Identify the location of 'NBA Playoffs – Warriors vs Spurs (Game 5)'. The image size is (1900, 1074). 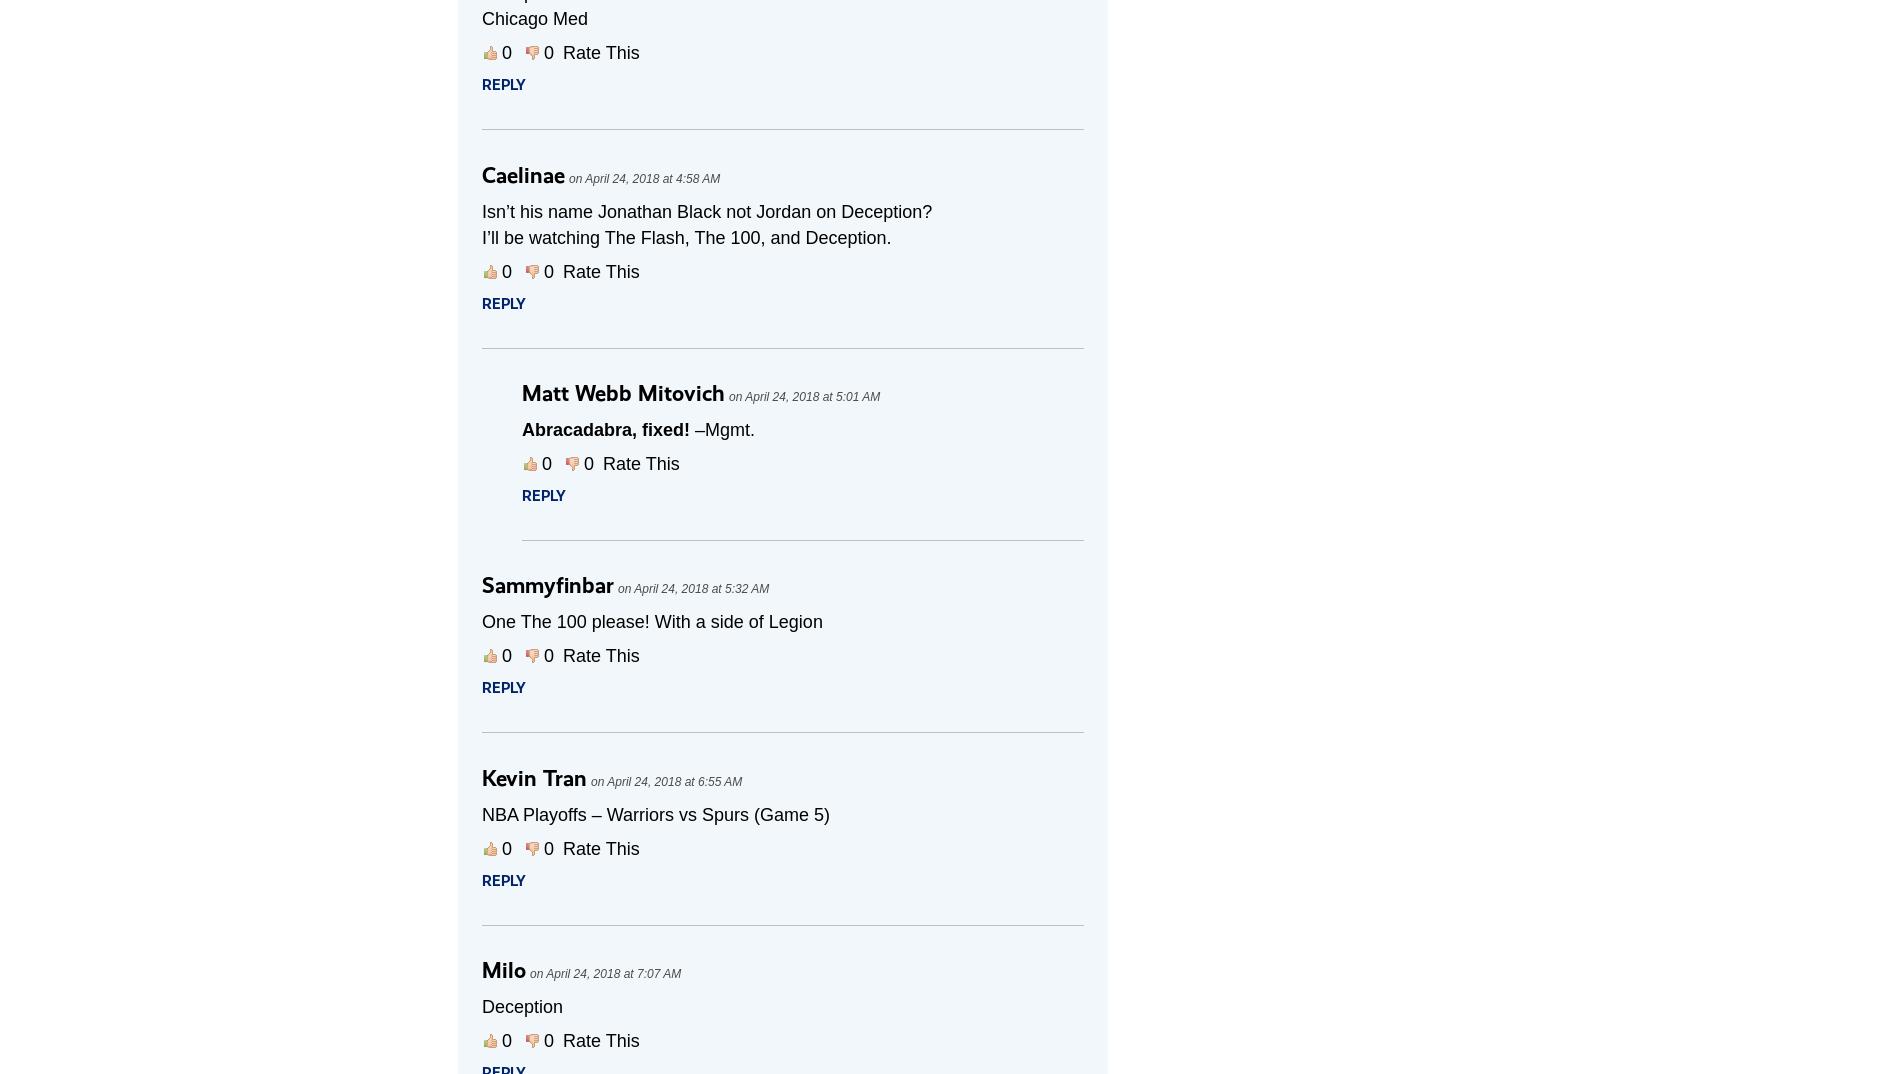
(656, 814).